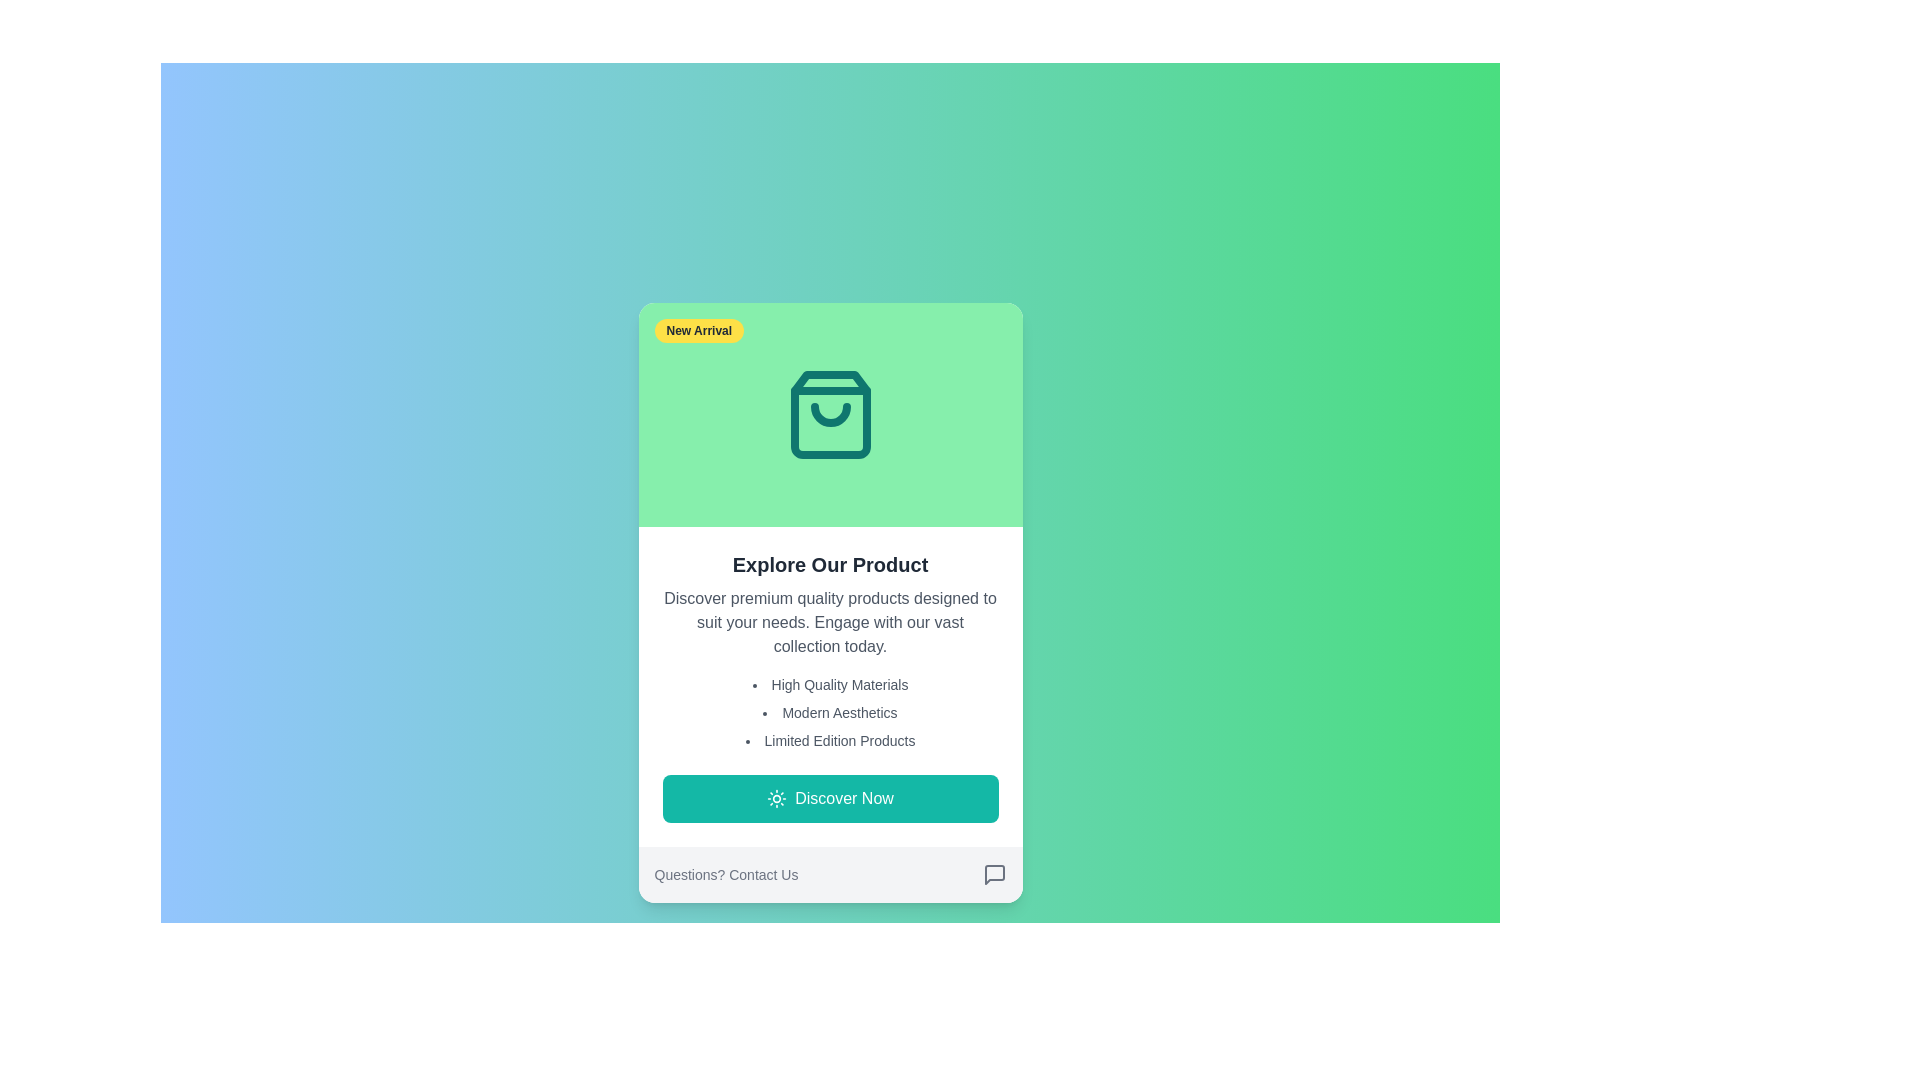  What do you see at coordinates (994, 874) in the screenshot?
I see `the speech bubble icon located at the bottom-right corner of the card labeled 'Questions? Contact Us'` at bounding box center [994, 874].